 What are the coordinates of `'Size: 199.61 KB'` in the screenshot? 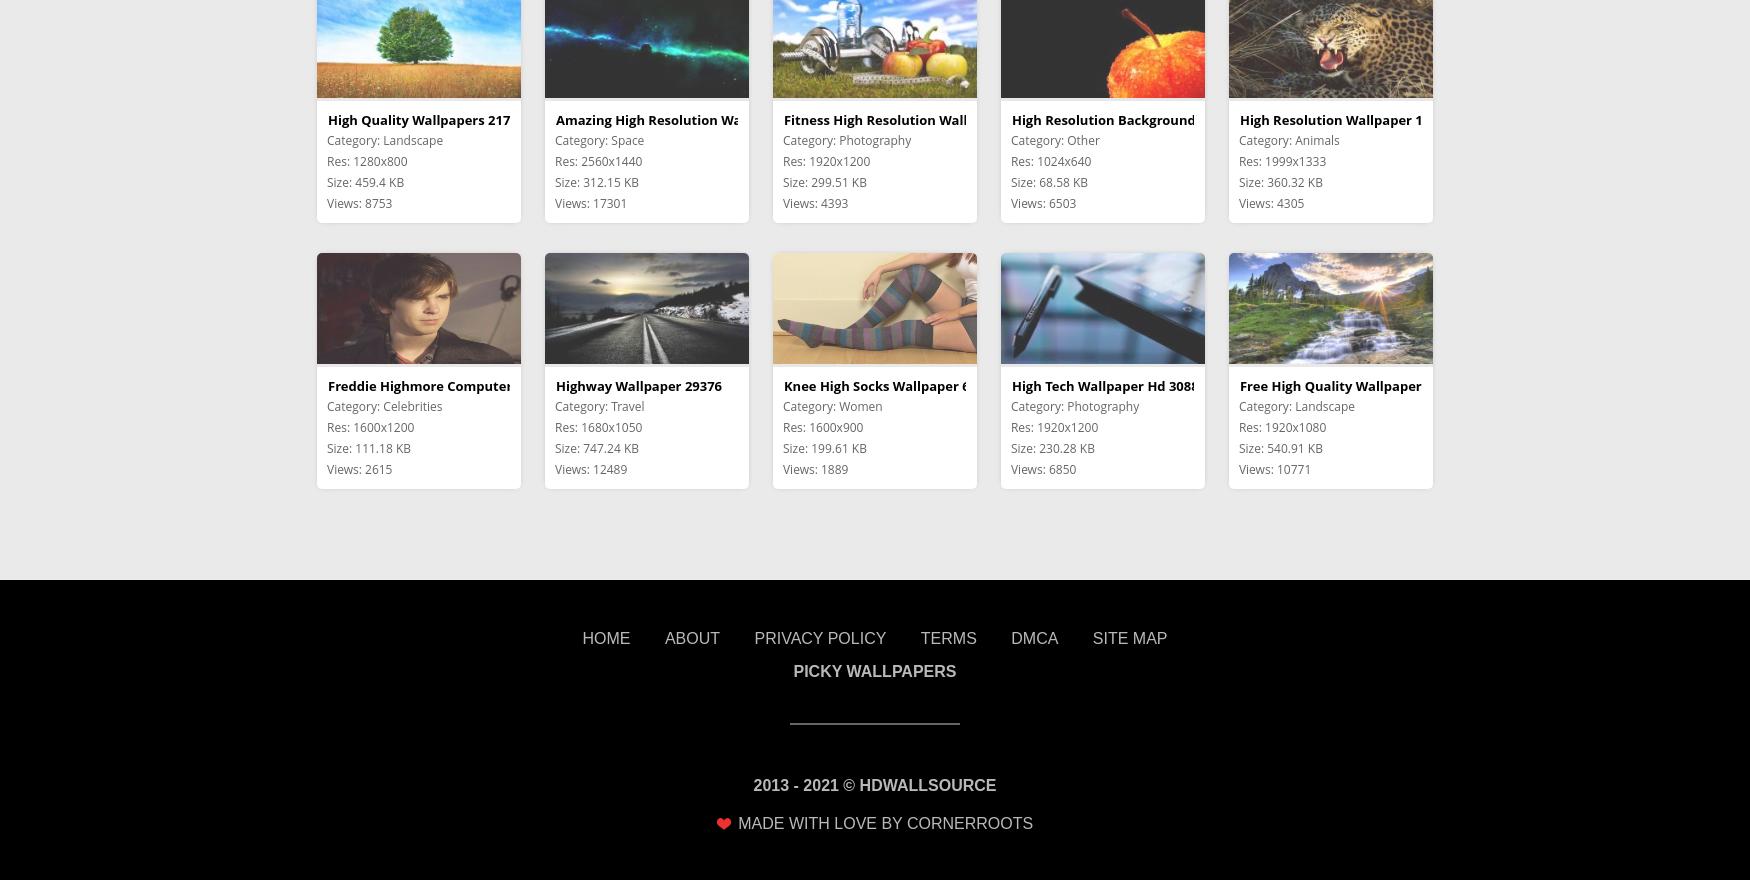 It's located at (824, 446).